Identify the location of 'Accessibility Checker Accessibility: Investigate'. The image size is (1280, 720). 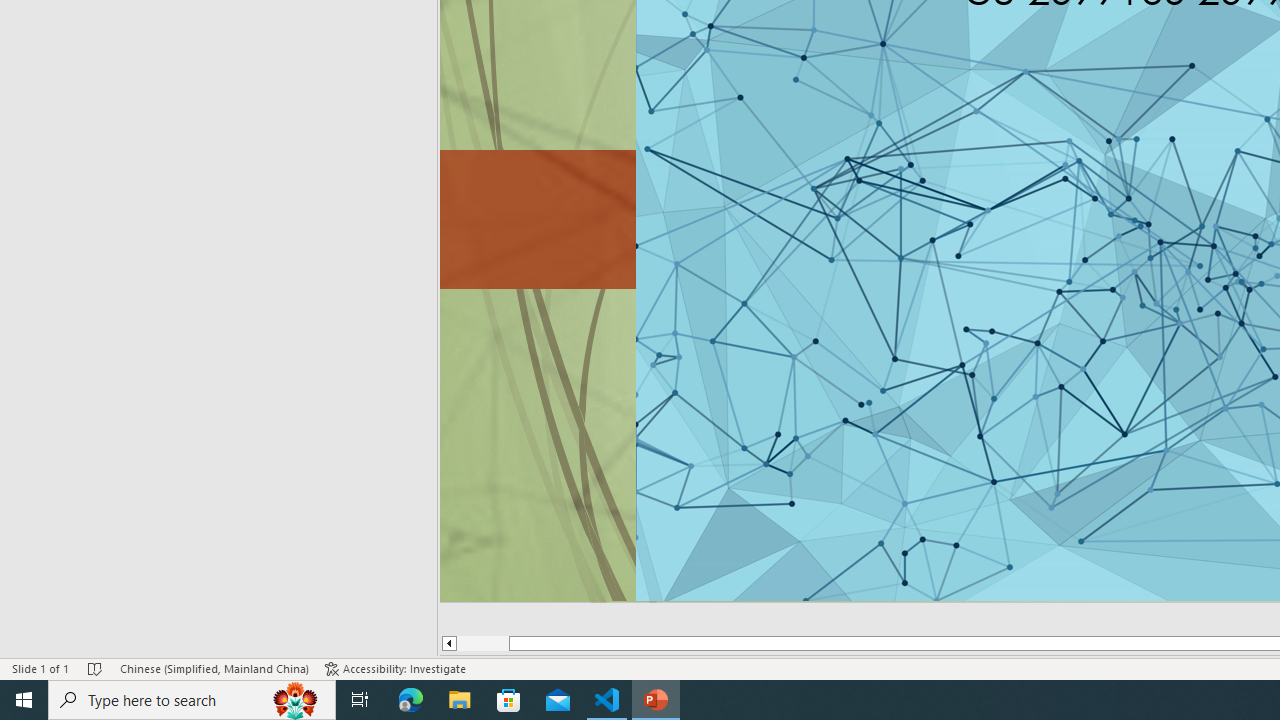
(395, 669).